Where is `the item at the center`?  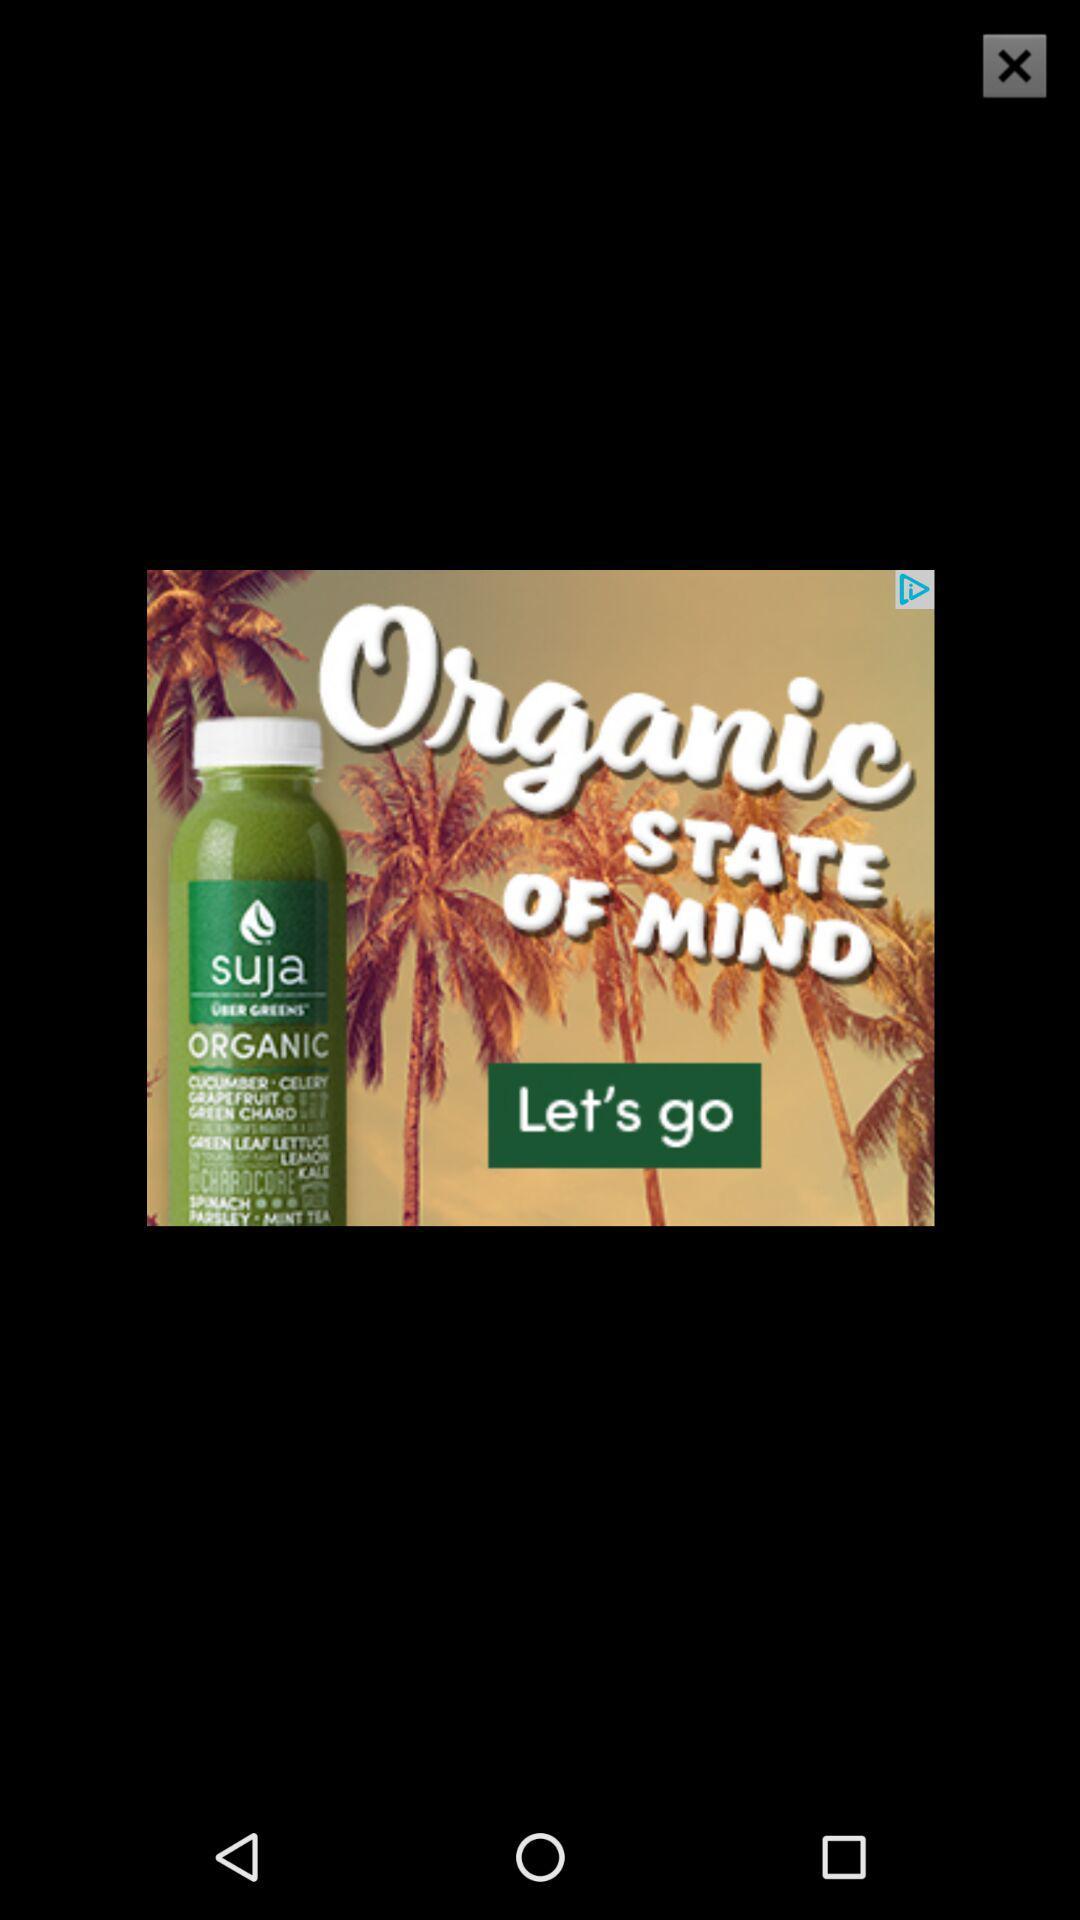 the item at the center is located at coordinates (540, 896).